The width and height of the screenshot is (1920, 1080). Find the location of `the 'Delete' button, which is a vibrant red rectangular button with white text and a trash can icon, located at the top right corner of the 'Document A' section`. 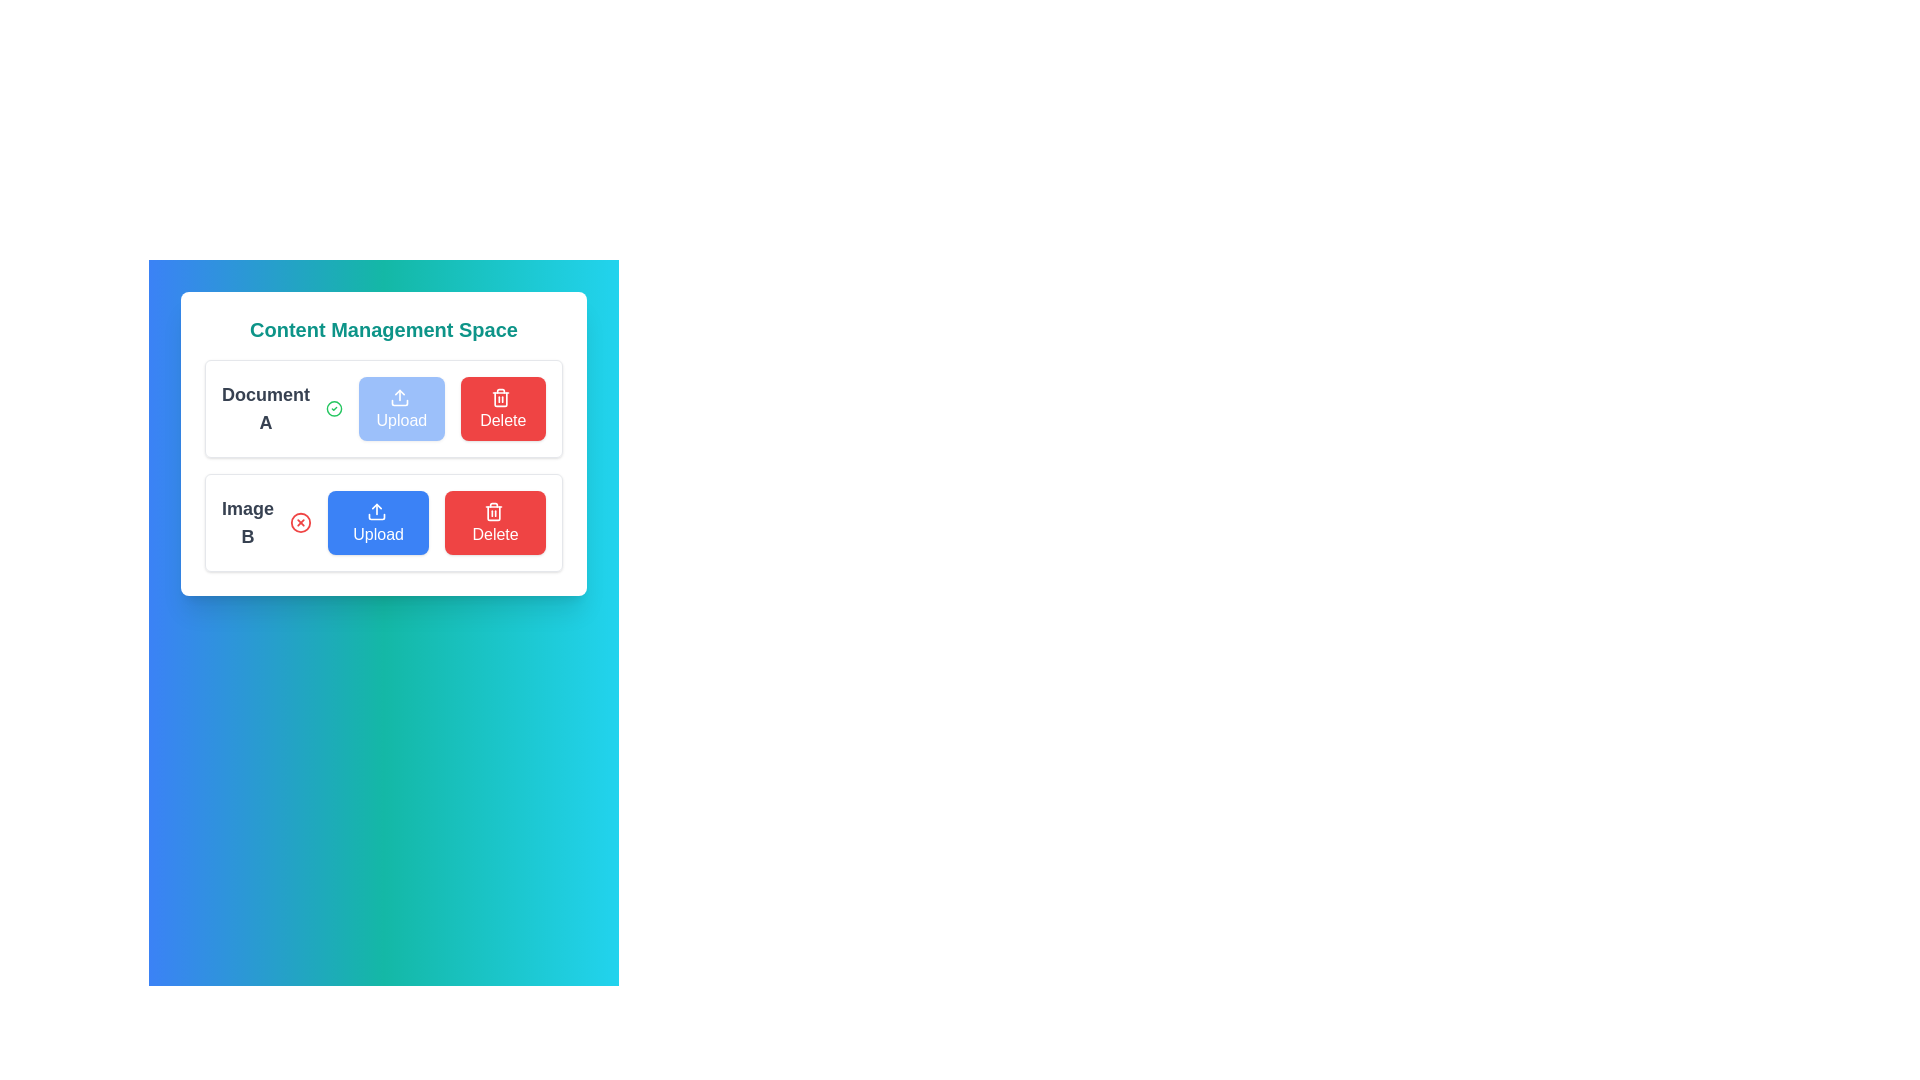

the 'Delete' button, which is a vibrant red rectangular button with white text and a trash can icon, located at the top right corner of the 'Document A' section is located at coordinates (503, 407).